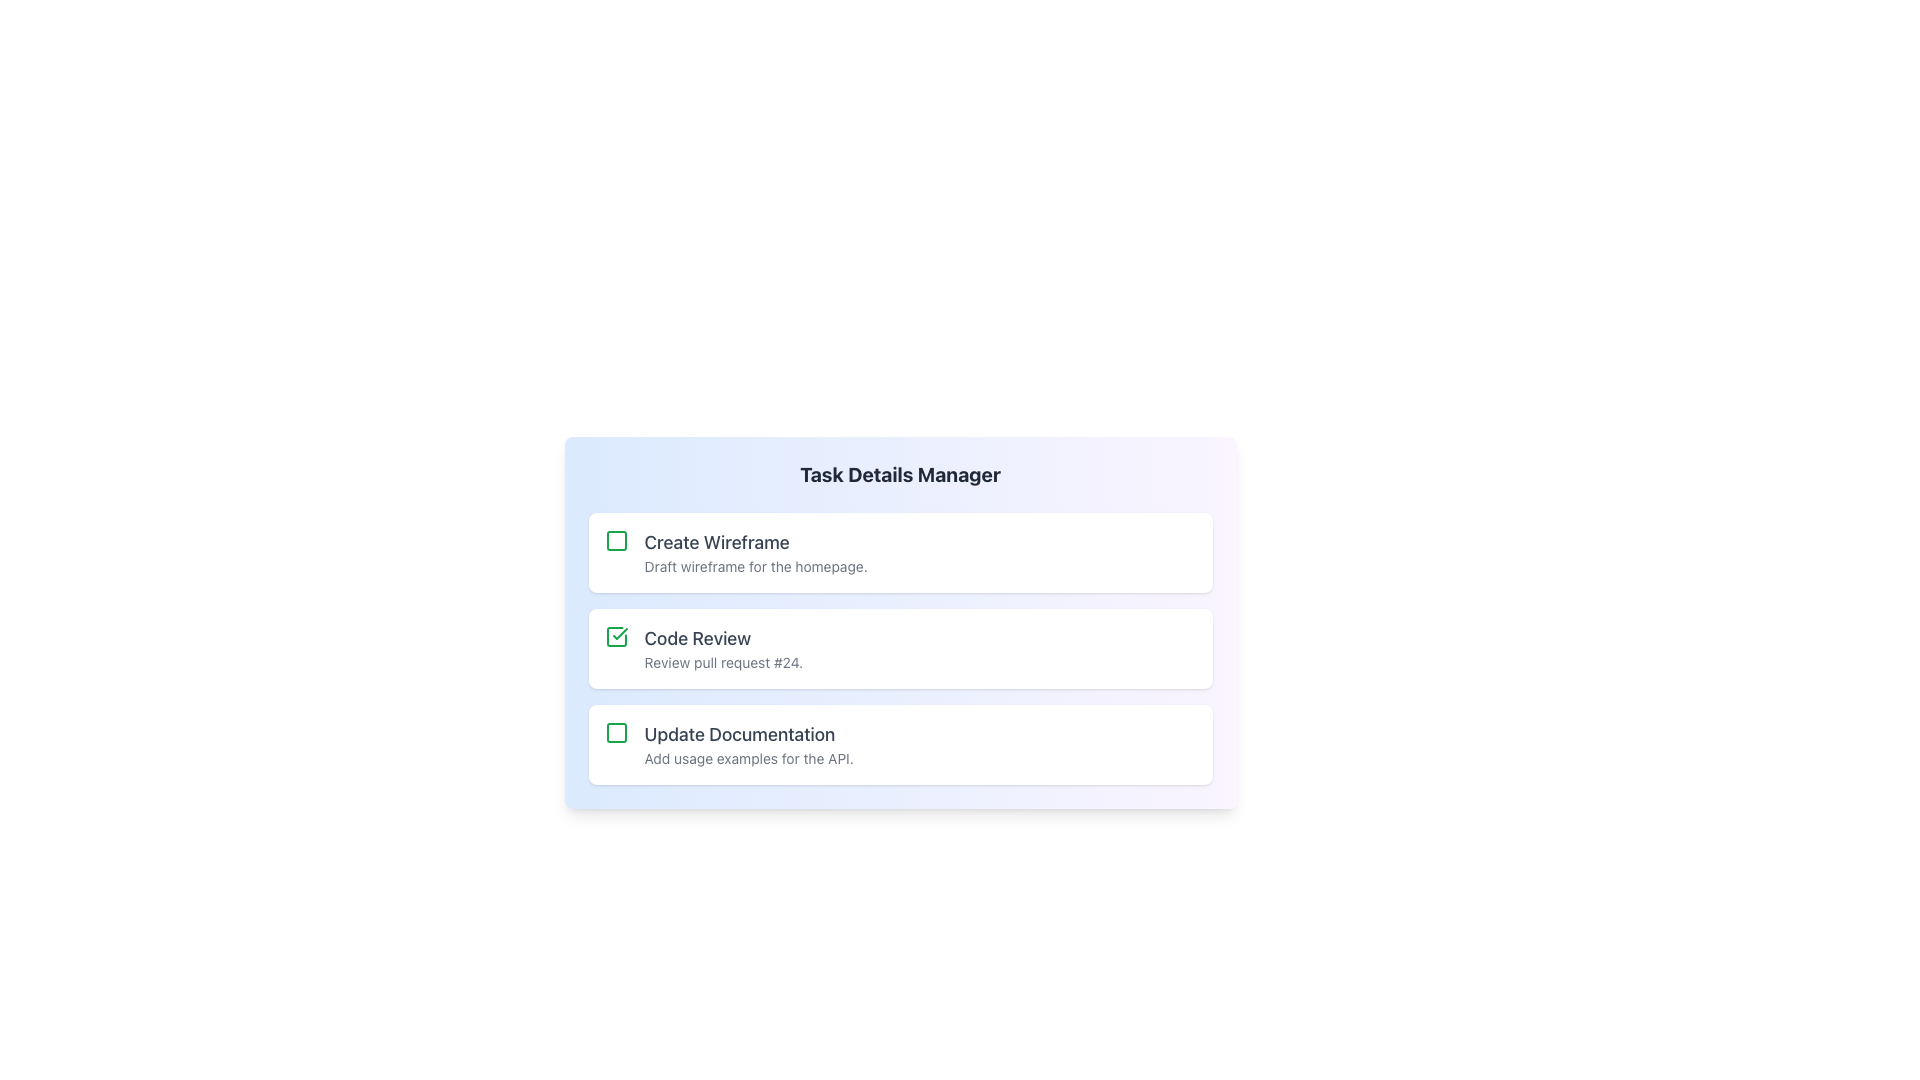 The image size is (1920, 1080). Describe the element at coordinates (615, 732) in the screenshot. I see `the inner square of the checkbox related to the 'Update Documentation' task, which serves as a visual indicator of its checked or unchecked state` at that location.